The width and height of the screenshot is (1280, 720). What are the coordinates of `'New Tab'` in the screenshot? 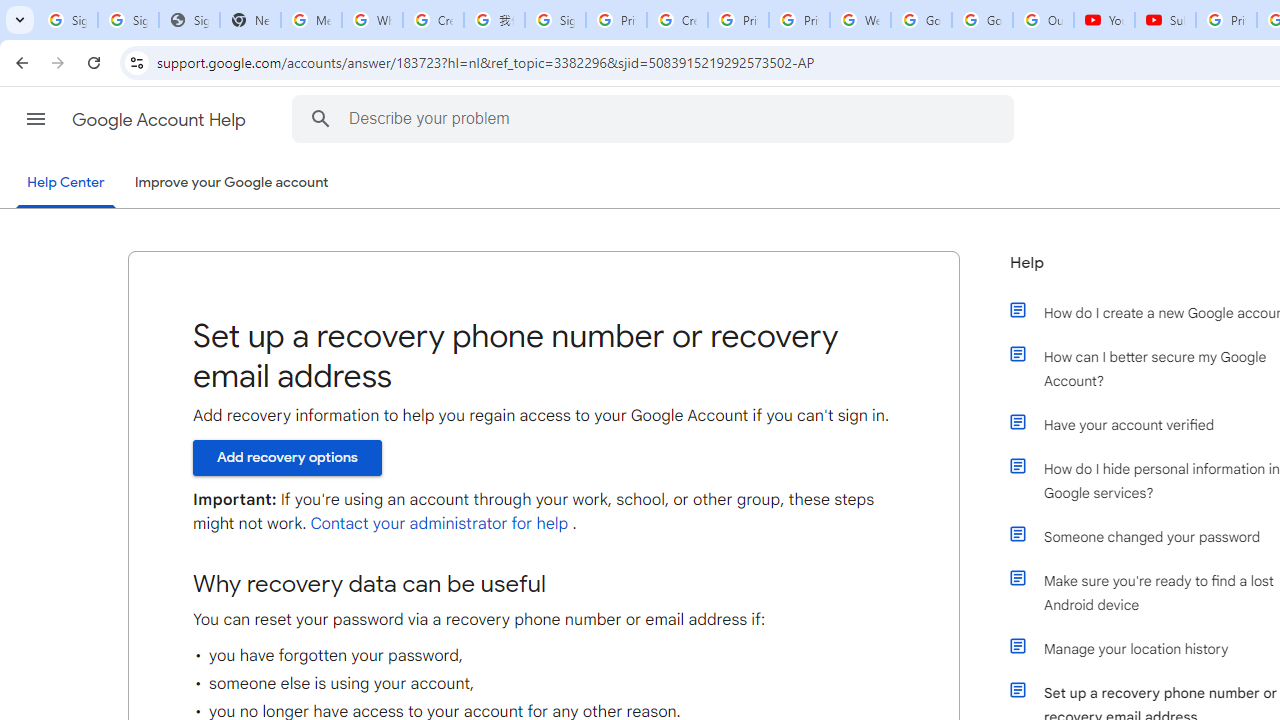 It's located at (249, 20).